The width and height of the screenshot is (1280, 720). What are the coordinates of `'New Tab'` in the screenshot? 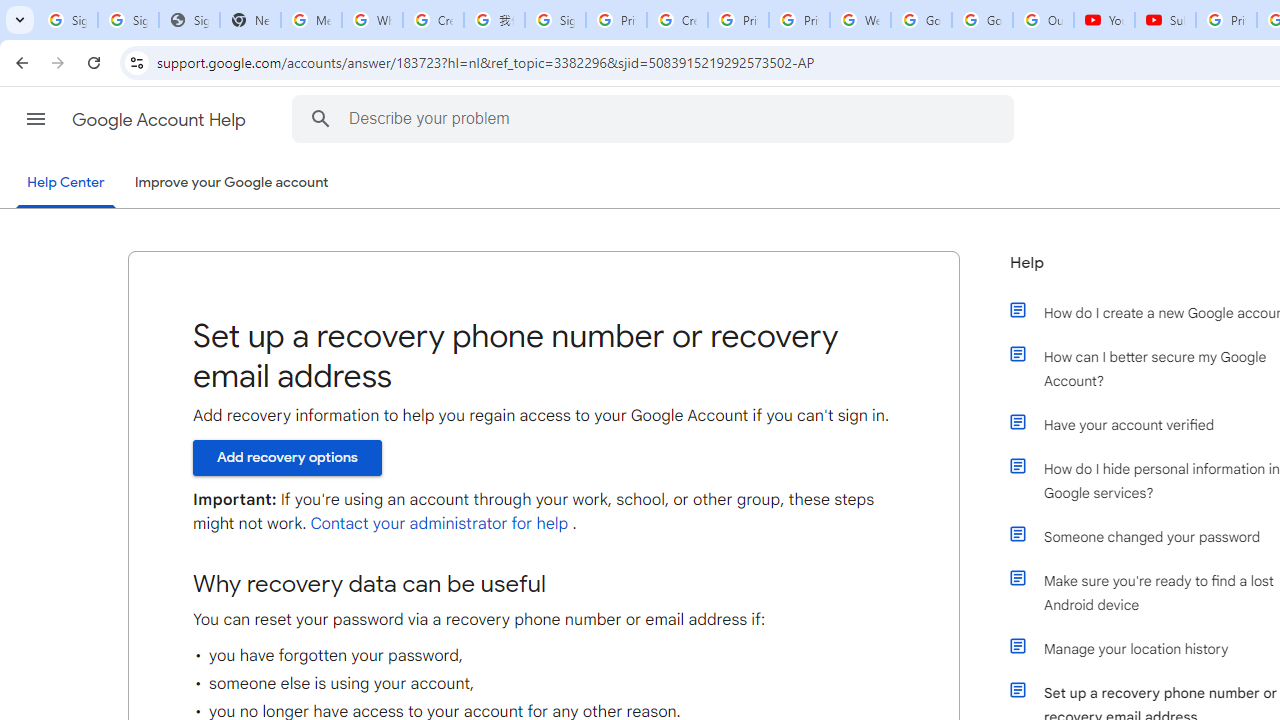 It's located at (249, 20).